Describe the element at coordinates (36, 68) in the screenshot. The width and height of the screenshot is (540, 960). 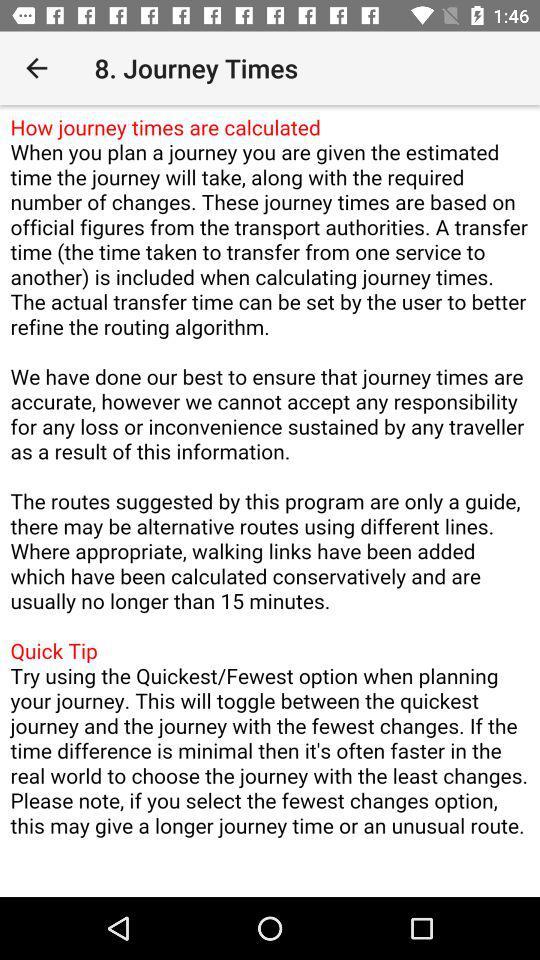
I see `the icon to the left of 8. journey times` at that location.